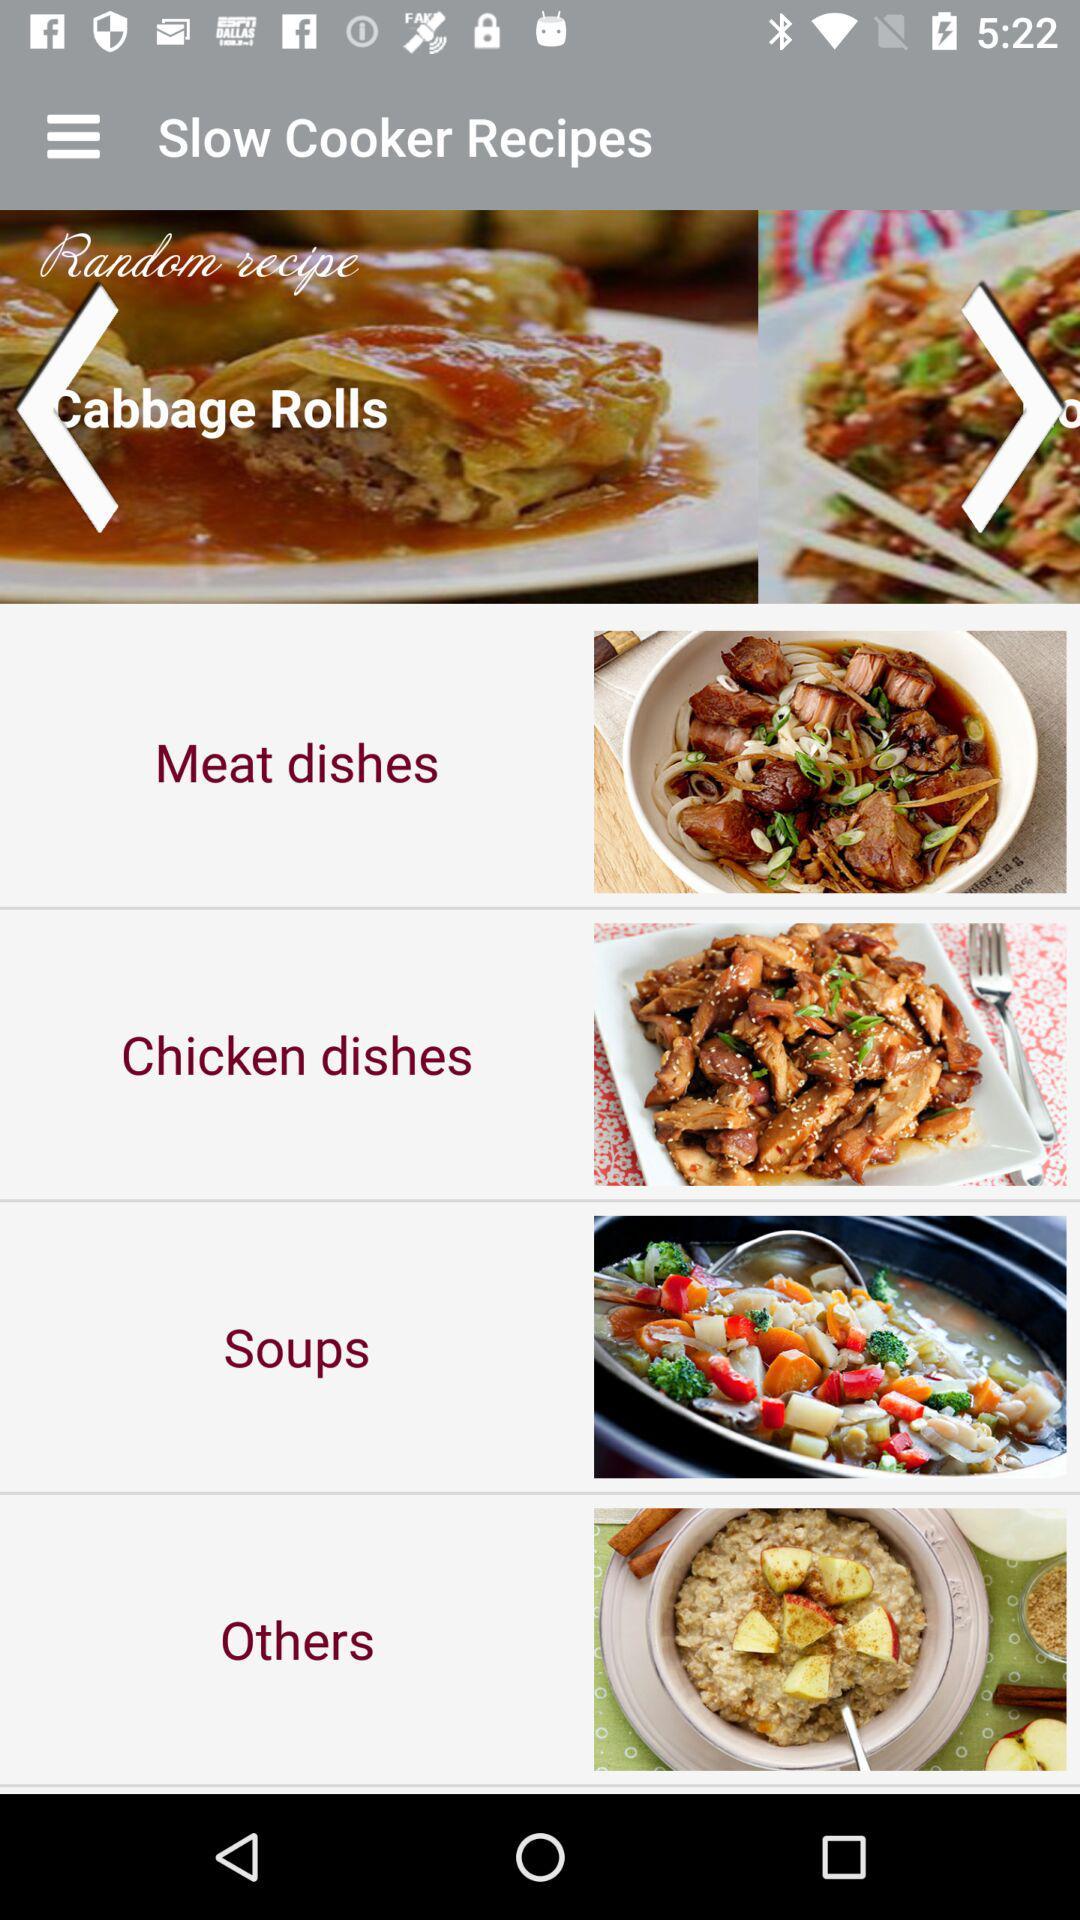 The image size is (1080, 1920). Describe the element at coordinates (297, 760) in the screenshot. I see `the meat dishes item` at that location.